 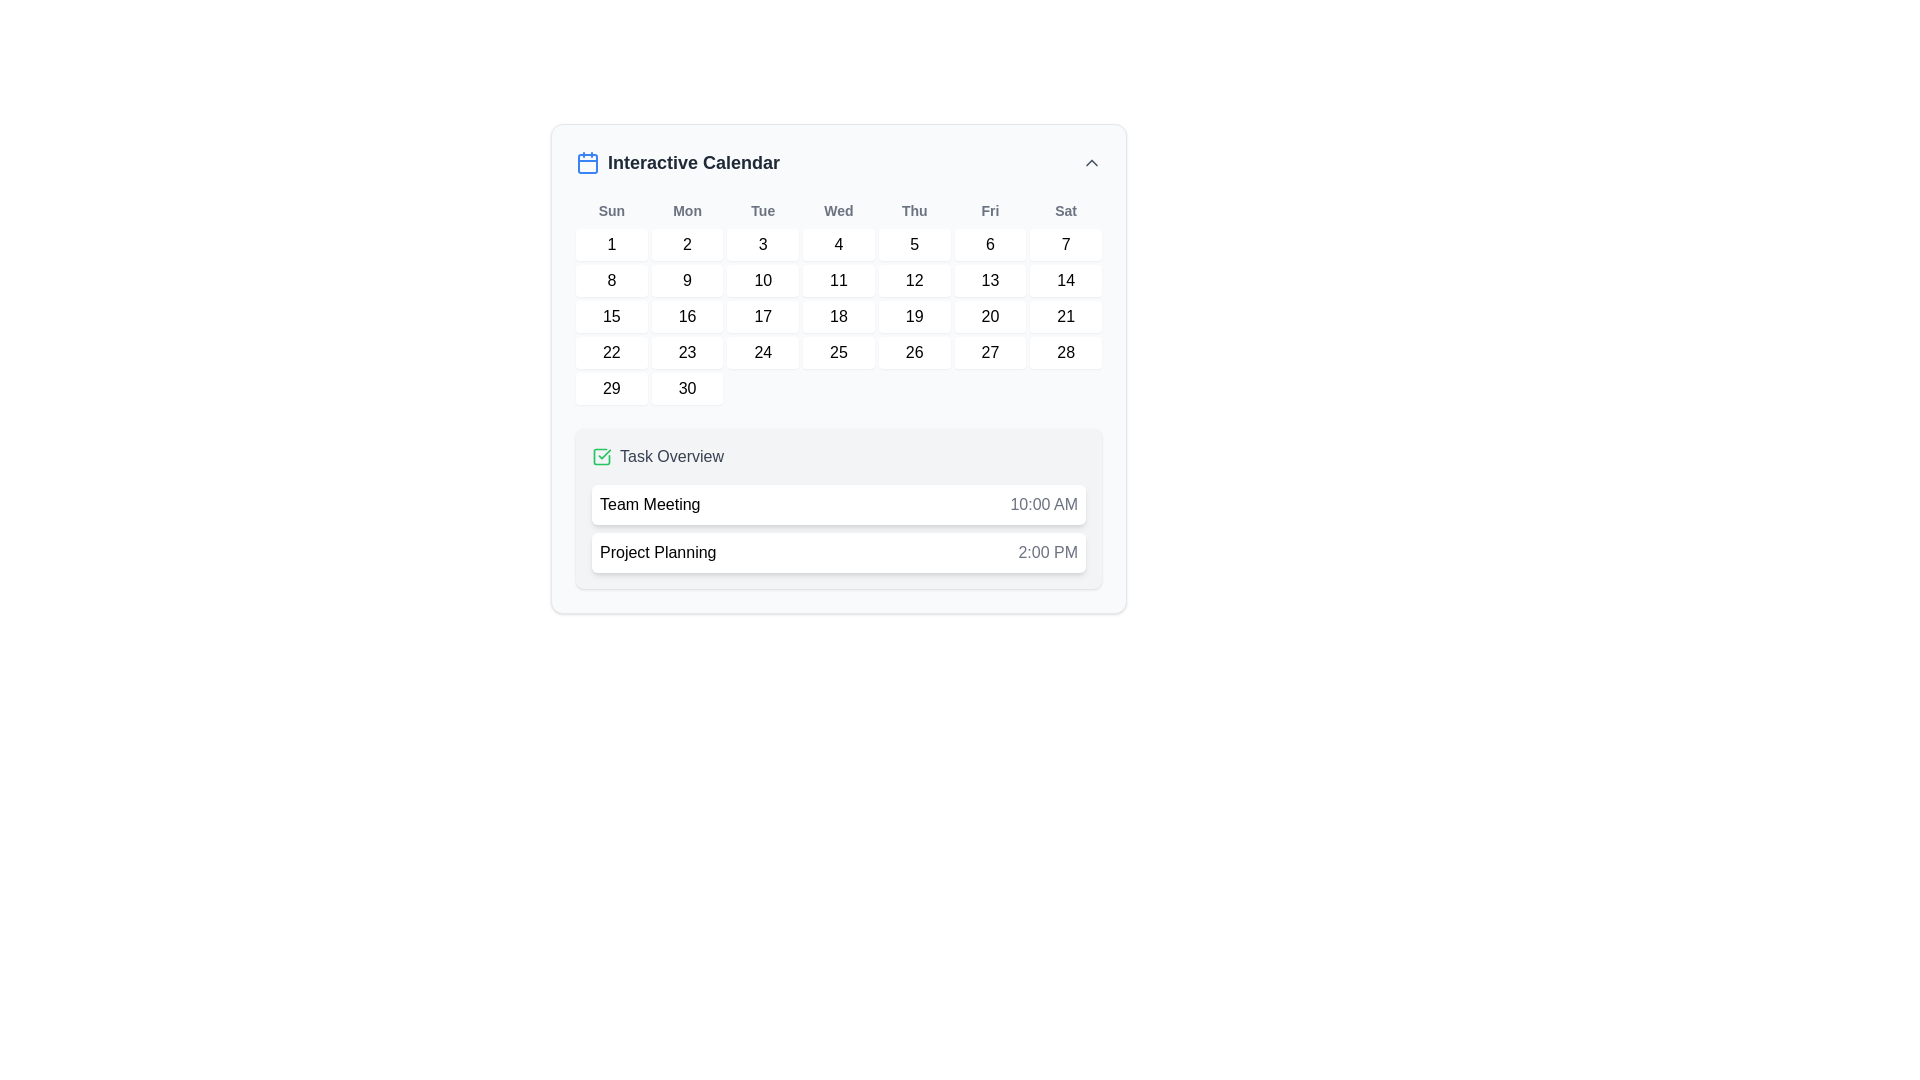 What do you see at coordinates (762, 244) in the screenshot?
I see `the button-like representation of the day '3' in the calendar interface` at bounding box center [762, 244].